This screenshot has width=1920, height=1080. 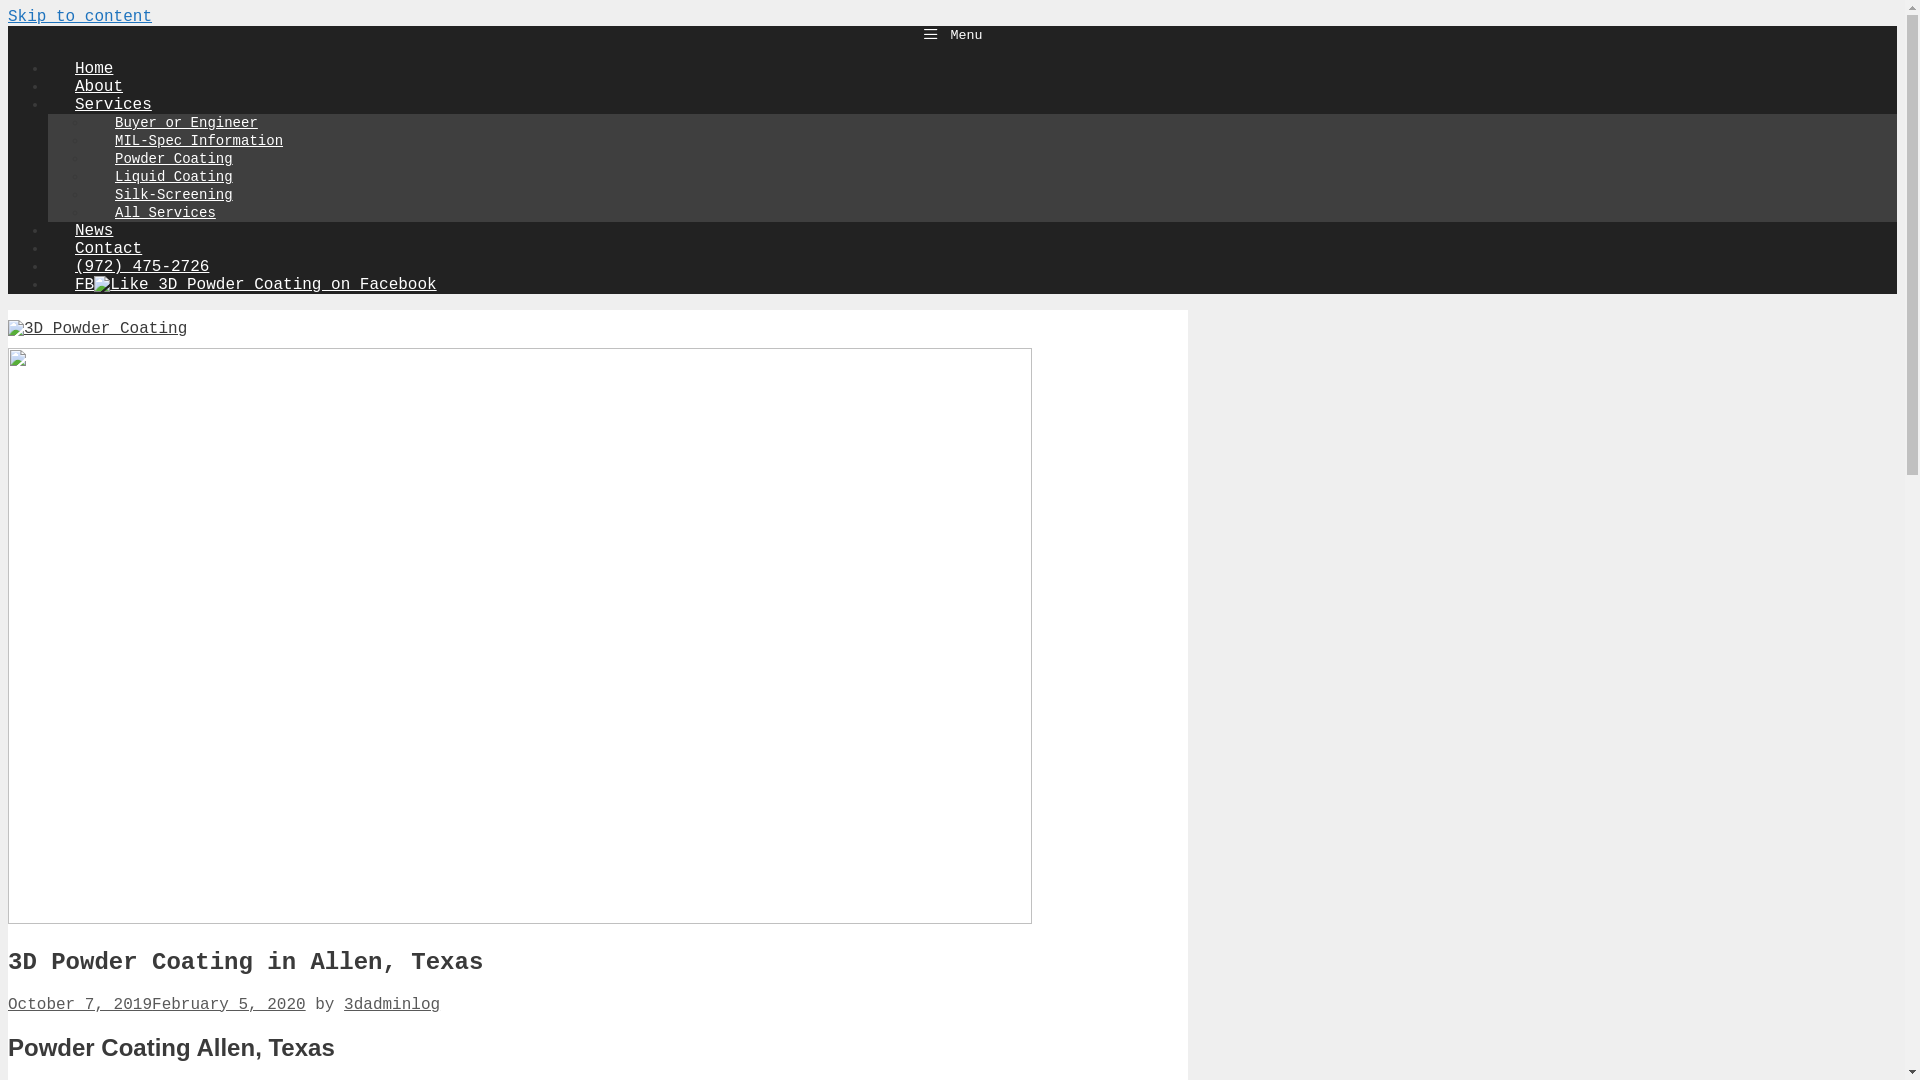 What do you see at coordinates (165, 212) in the screenshot?
I see `'All Services'` at bounding box center [165, 212].